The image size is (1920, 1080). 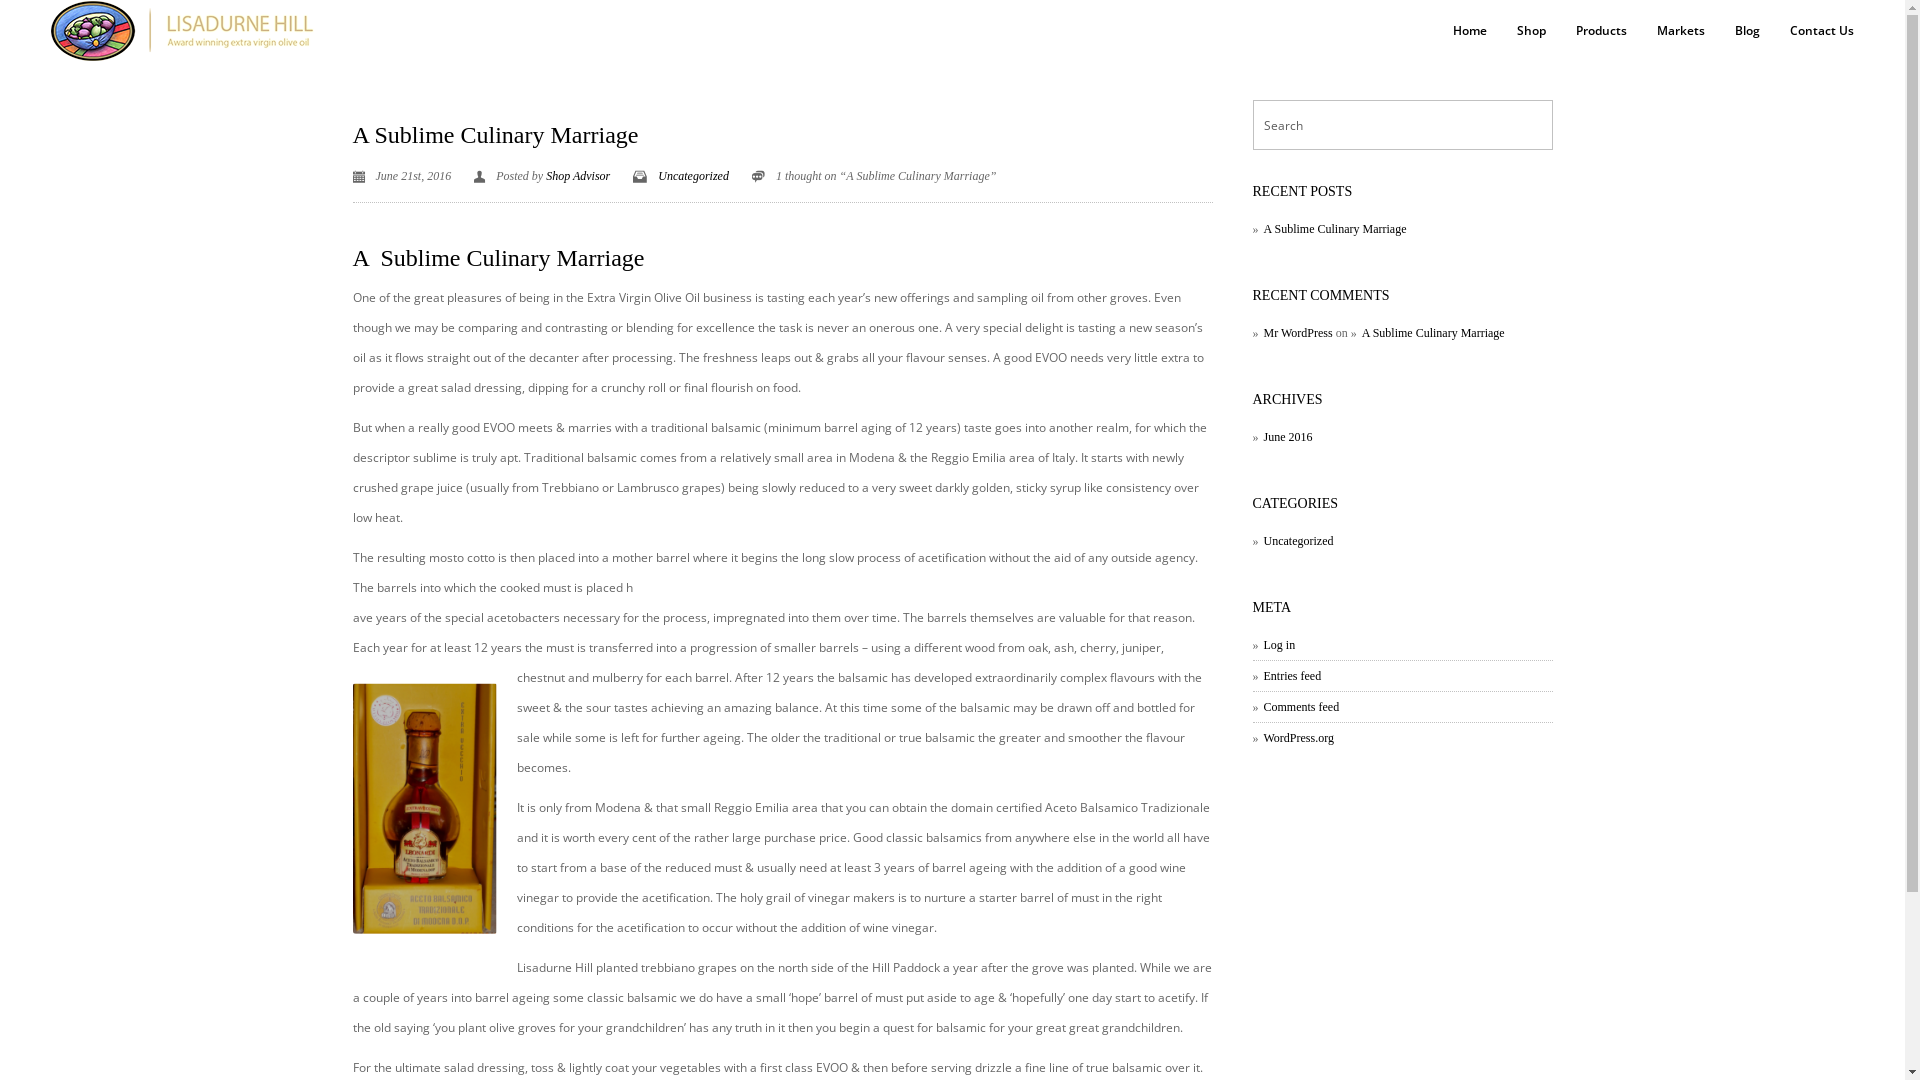 I want to click on 'Home', so click(x=1469, y=30).